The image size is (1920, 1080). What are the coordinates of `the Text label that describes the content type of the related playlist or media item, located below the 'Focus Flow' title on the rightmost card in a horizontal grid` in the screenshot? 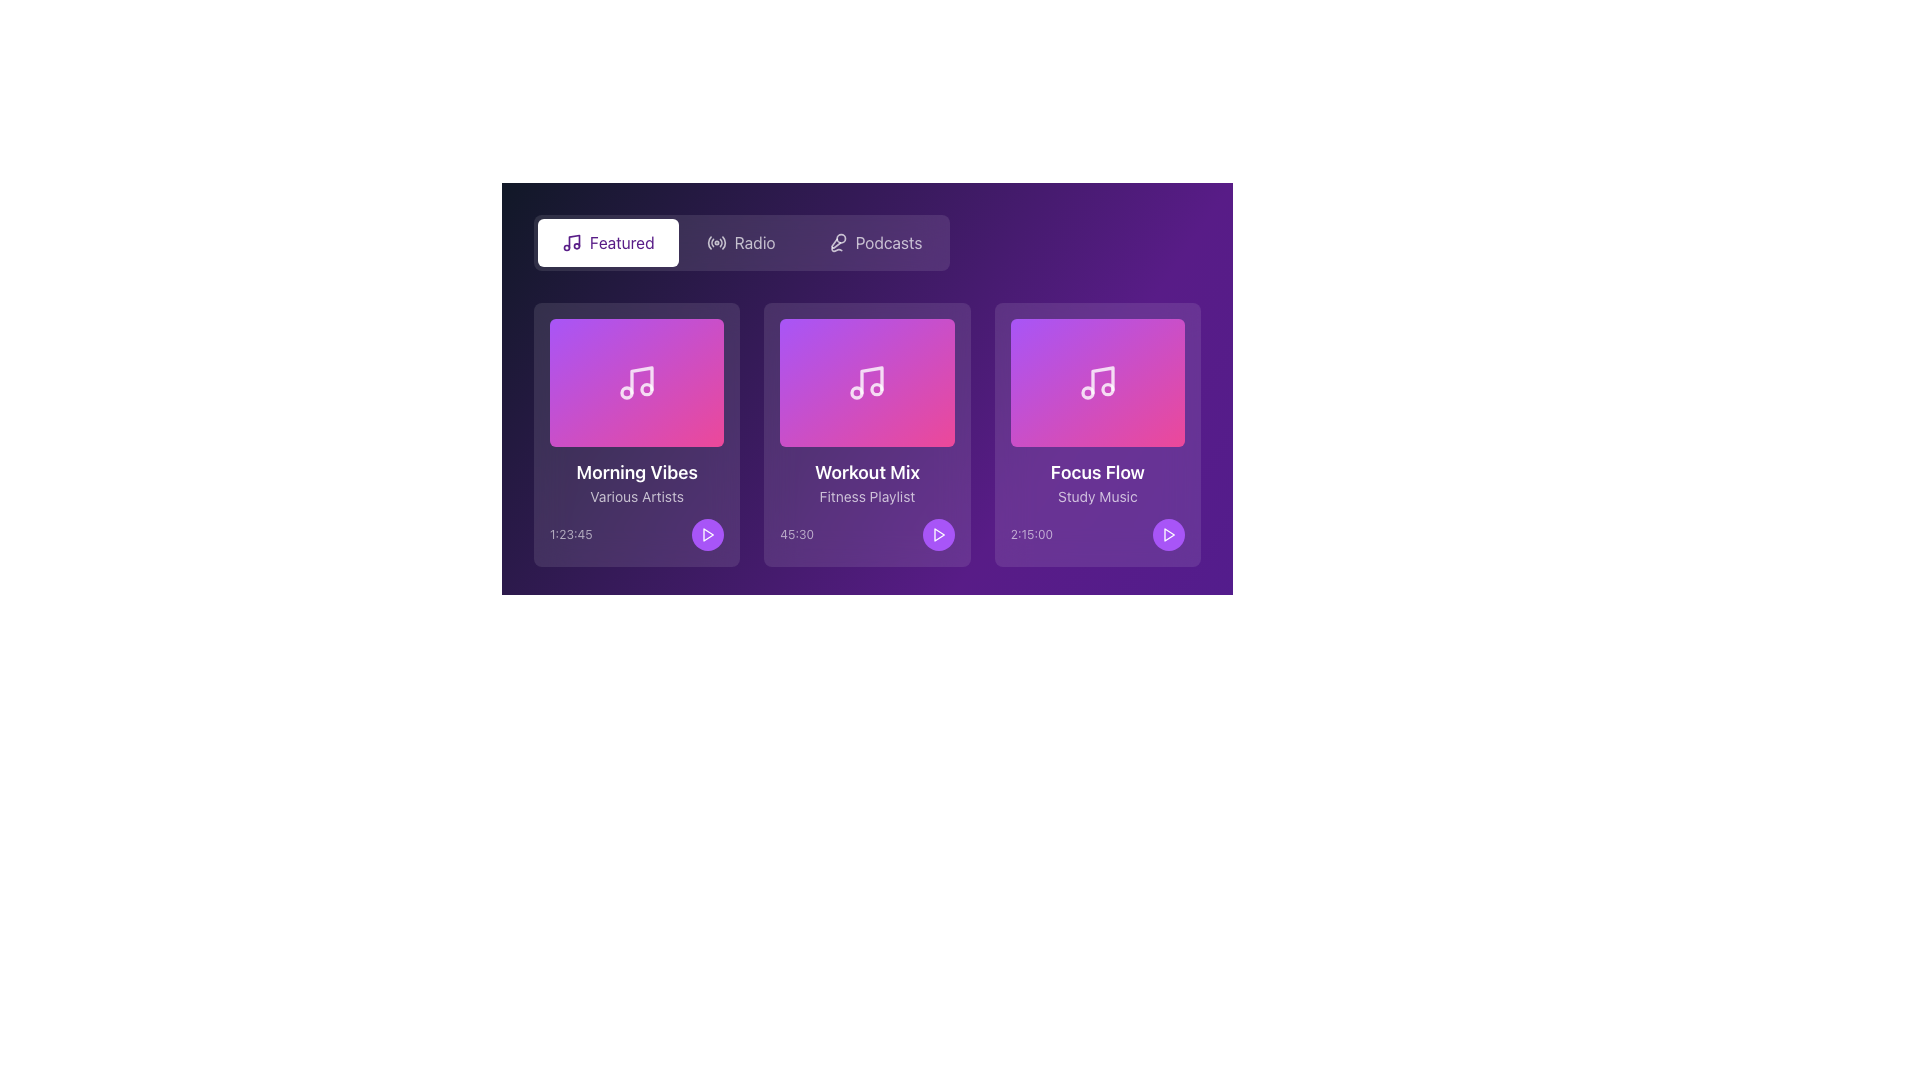 It's located at (1096, 496).